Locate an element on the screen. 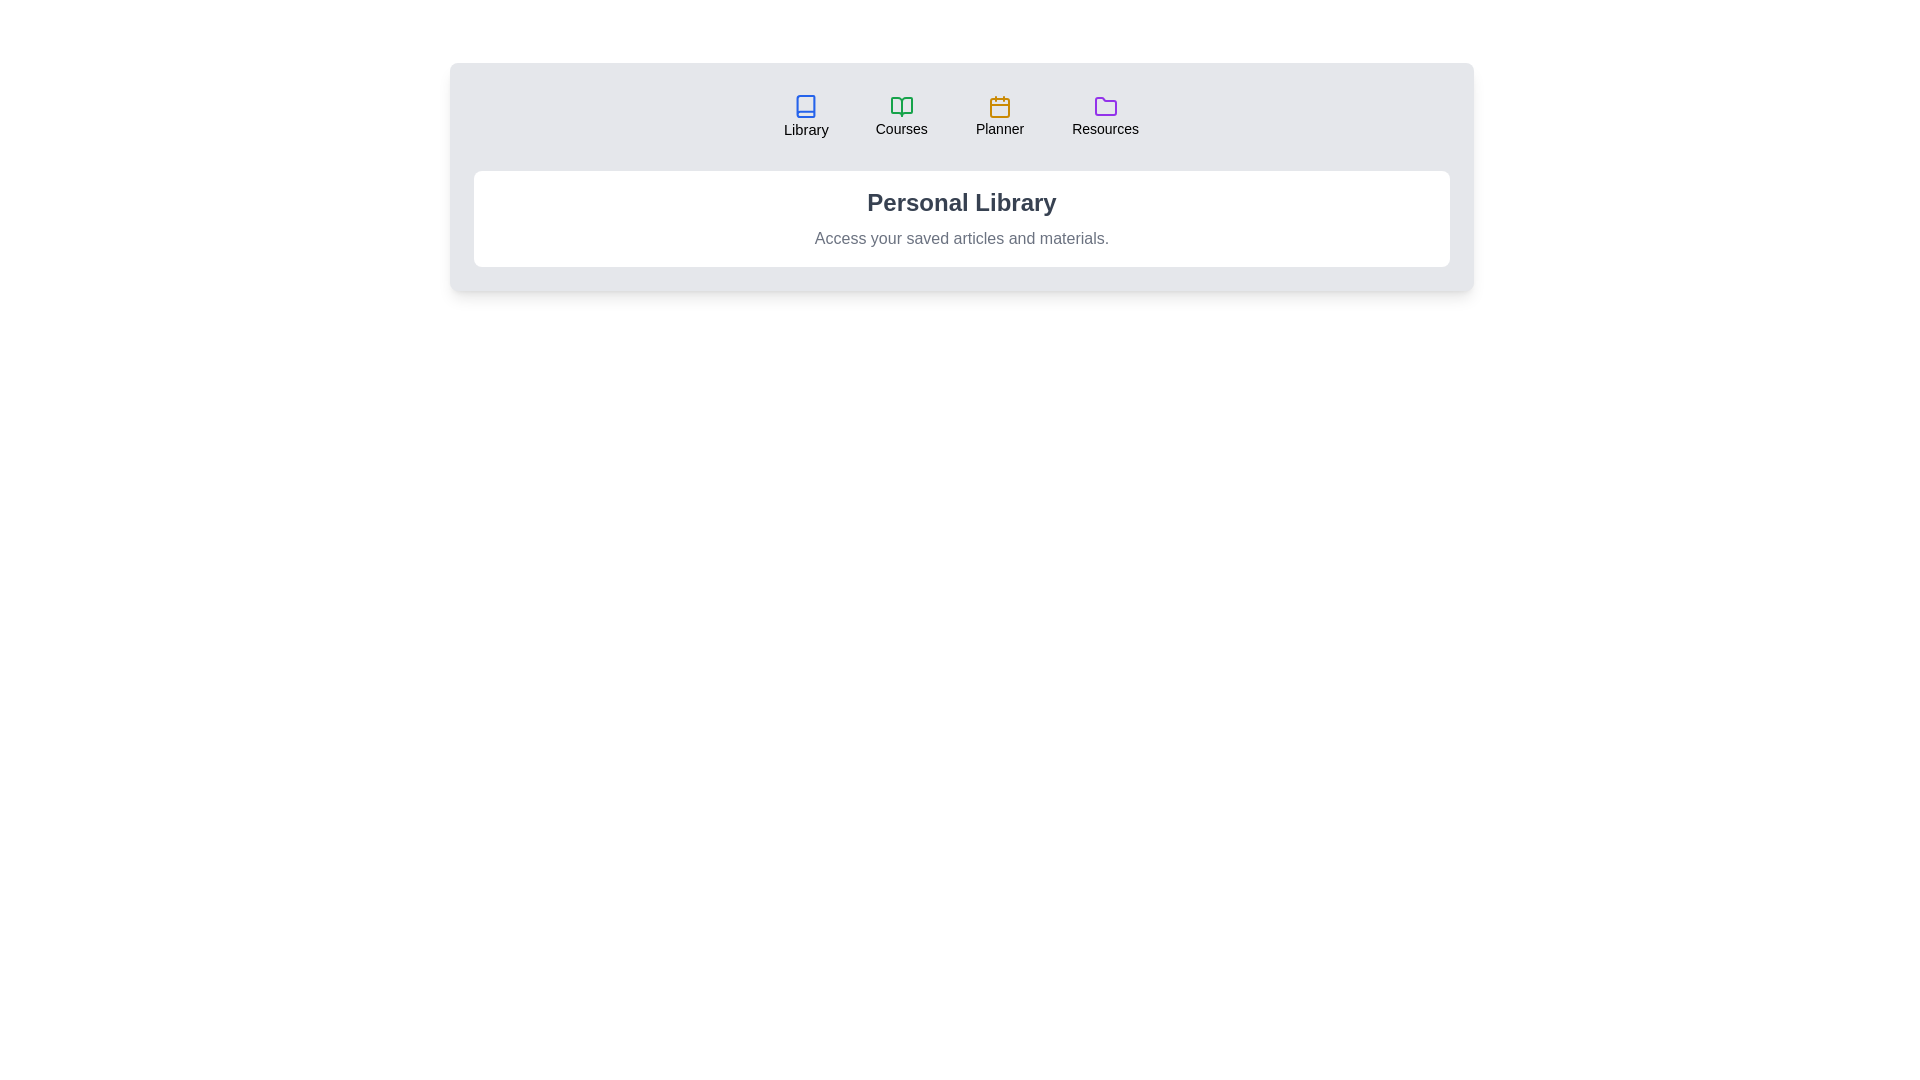  the tab labeled Resources by clicking on it is located at coordinates (1104, 116).